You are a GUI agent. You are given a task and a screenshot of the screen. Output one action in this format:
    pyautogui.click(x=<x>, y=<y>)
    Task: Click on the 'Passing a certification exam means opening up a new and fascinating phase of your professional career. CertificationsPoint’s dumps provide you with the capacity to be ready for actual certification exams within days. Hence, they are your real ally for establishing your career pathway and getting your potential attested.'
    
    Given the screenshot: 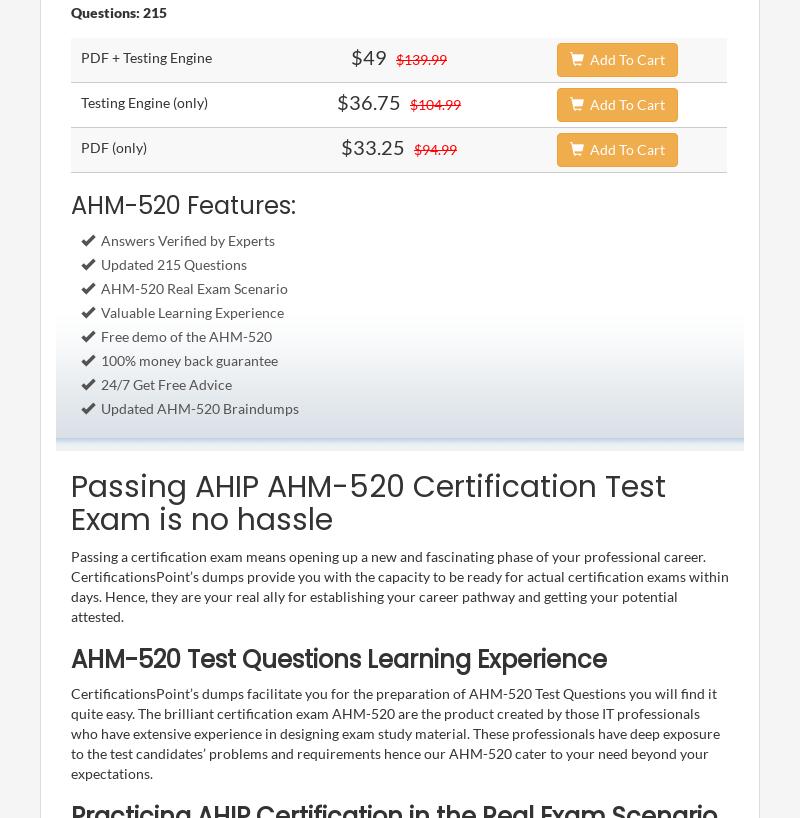 What is the action you would take?
    pyautogui.click(x=400, y=585)
    